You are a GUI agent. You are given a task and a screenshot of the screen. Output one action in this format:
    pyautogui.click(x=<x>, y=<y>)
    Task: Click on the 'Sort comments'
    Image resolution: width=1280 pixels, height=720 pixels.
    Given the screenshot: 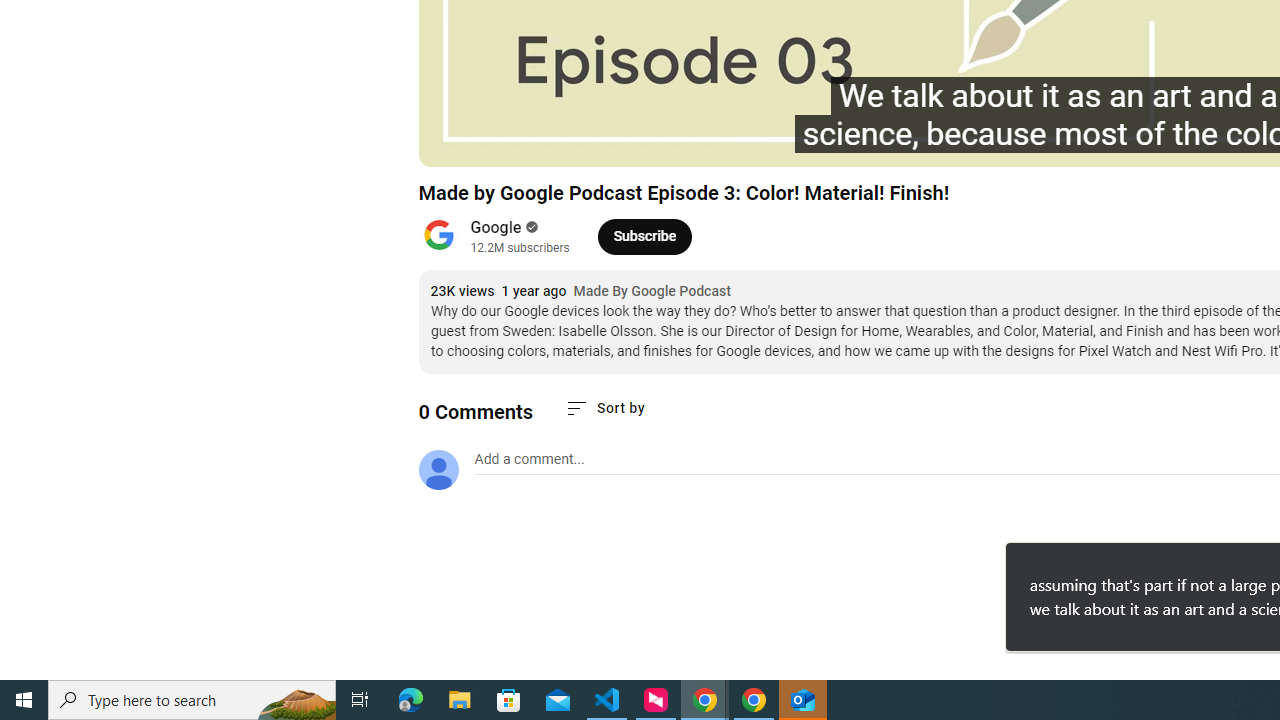 What is the action you would take?
    pyautogui.click(x=603, y=407)
    